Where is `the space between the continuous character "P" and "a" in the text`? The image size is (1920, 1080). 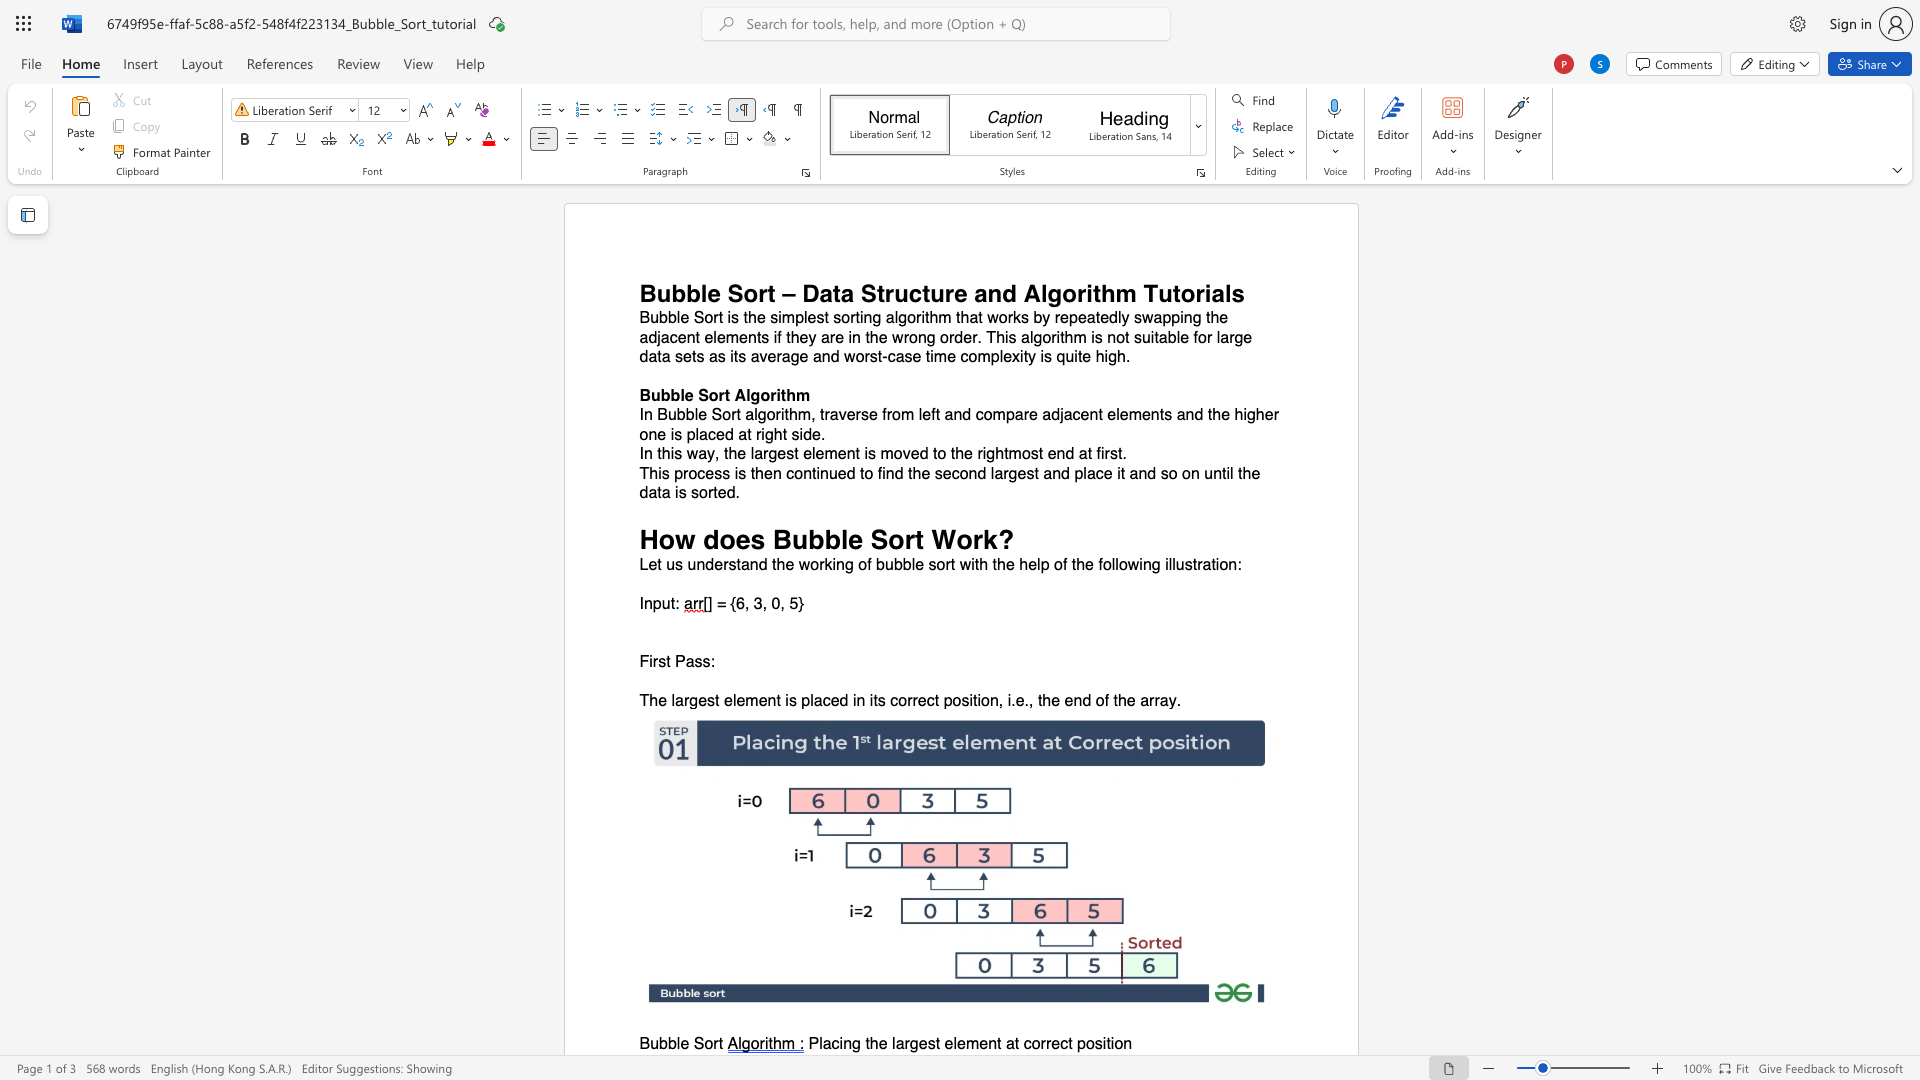 the space between the continuous character "P" and "a" in the text is located at coordinates (685, 662).